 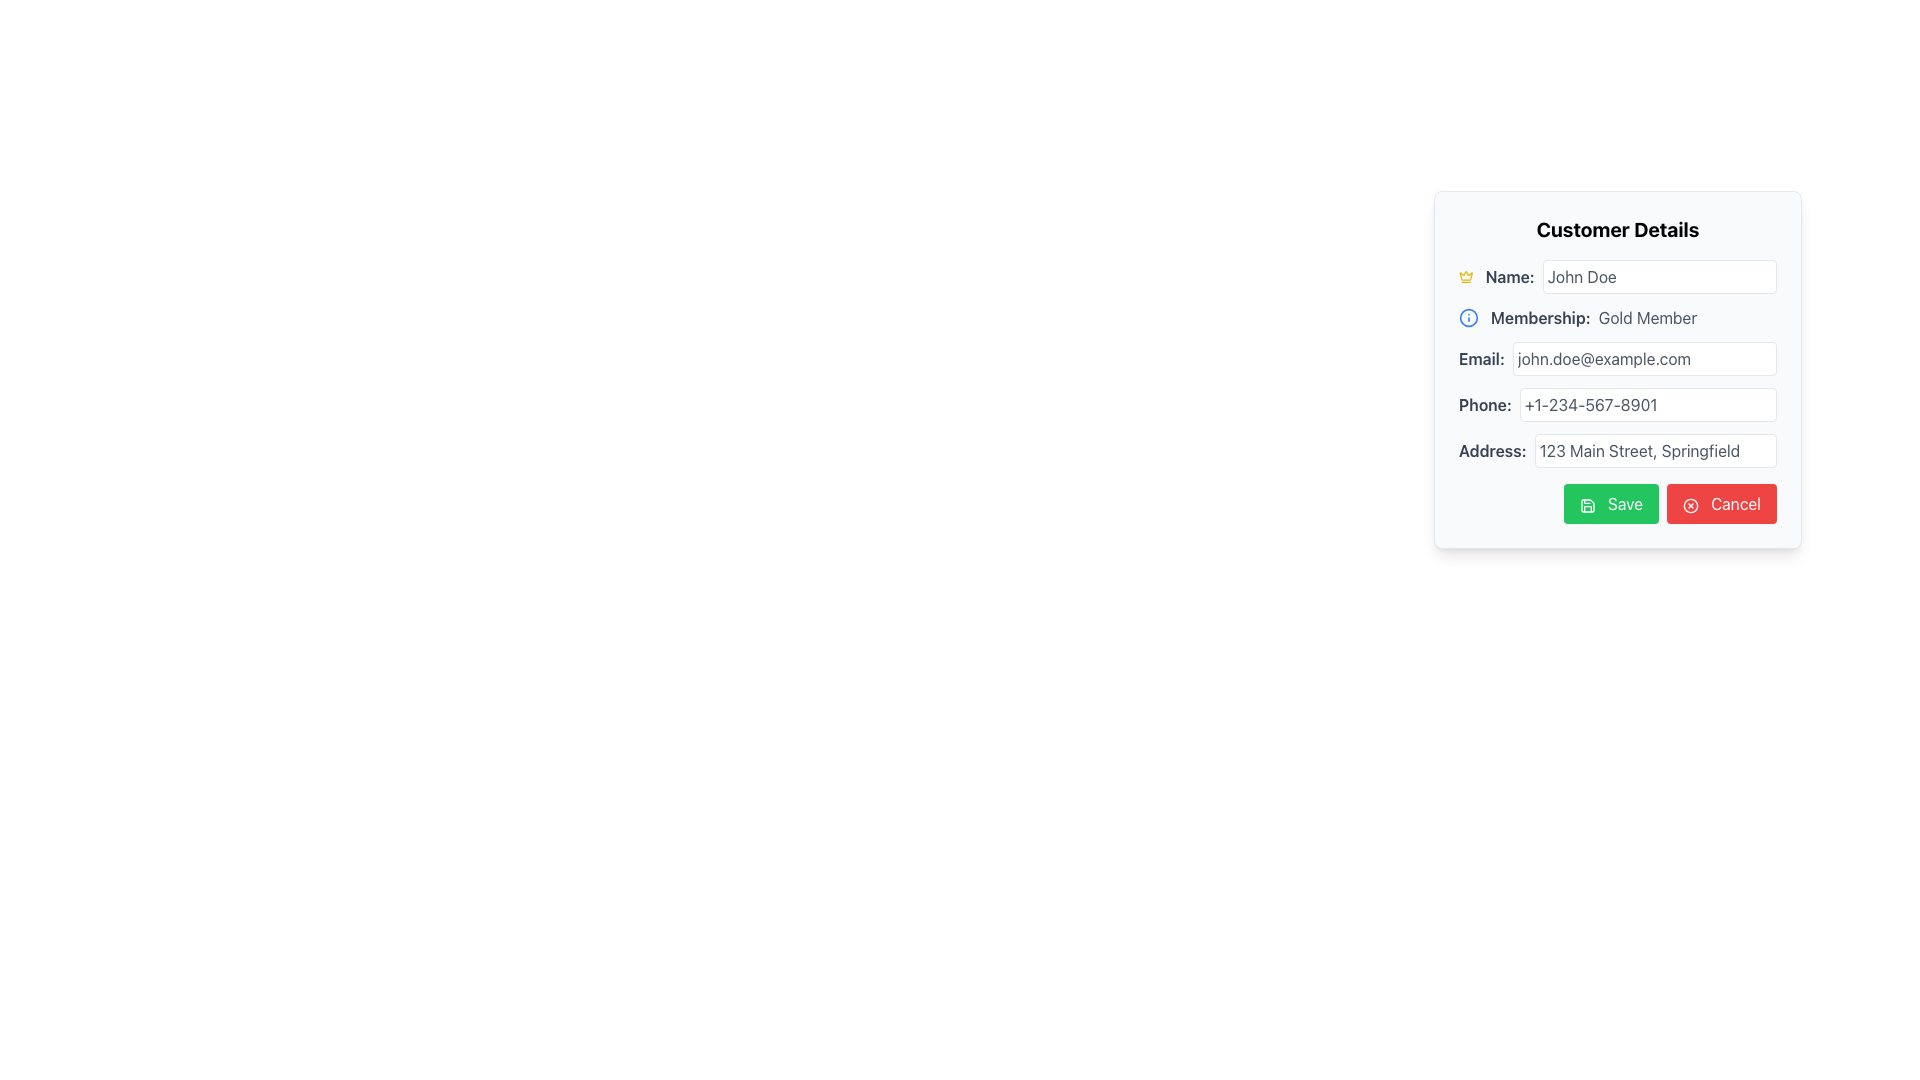 I want to click on the visual decorative element representing the information icon adjacent to the 'Membership' label in the 'Customer Details' section, so click(x=1468, y=316).